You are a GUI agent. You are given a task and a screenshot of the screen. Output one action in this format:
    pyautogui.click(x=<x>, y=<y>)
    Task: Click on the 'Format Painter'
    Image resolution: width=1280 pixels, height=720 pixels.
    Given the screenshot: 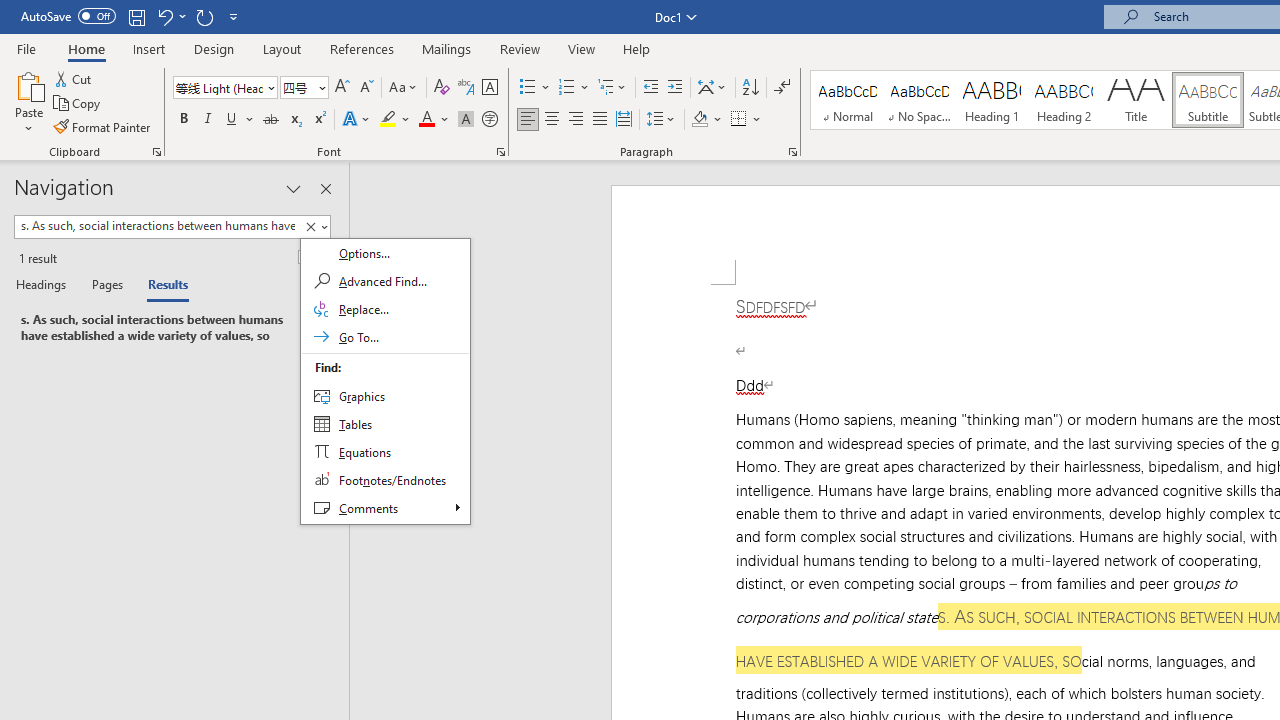 What is the action you would take?
    pyautogui.click(x=102, y=127)
    